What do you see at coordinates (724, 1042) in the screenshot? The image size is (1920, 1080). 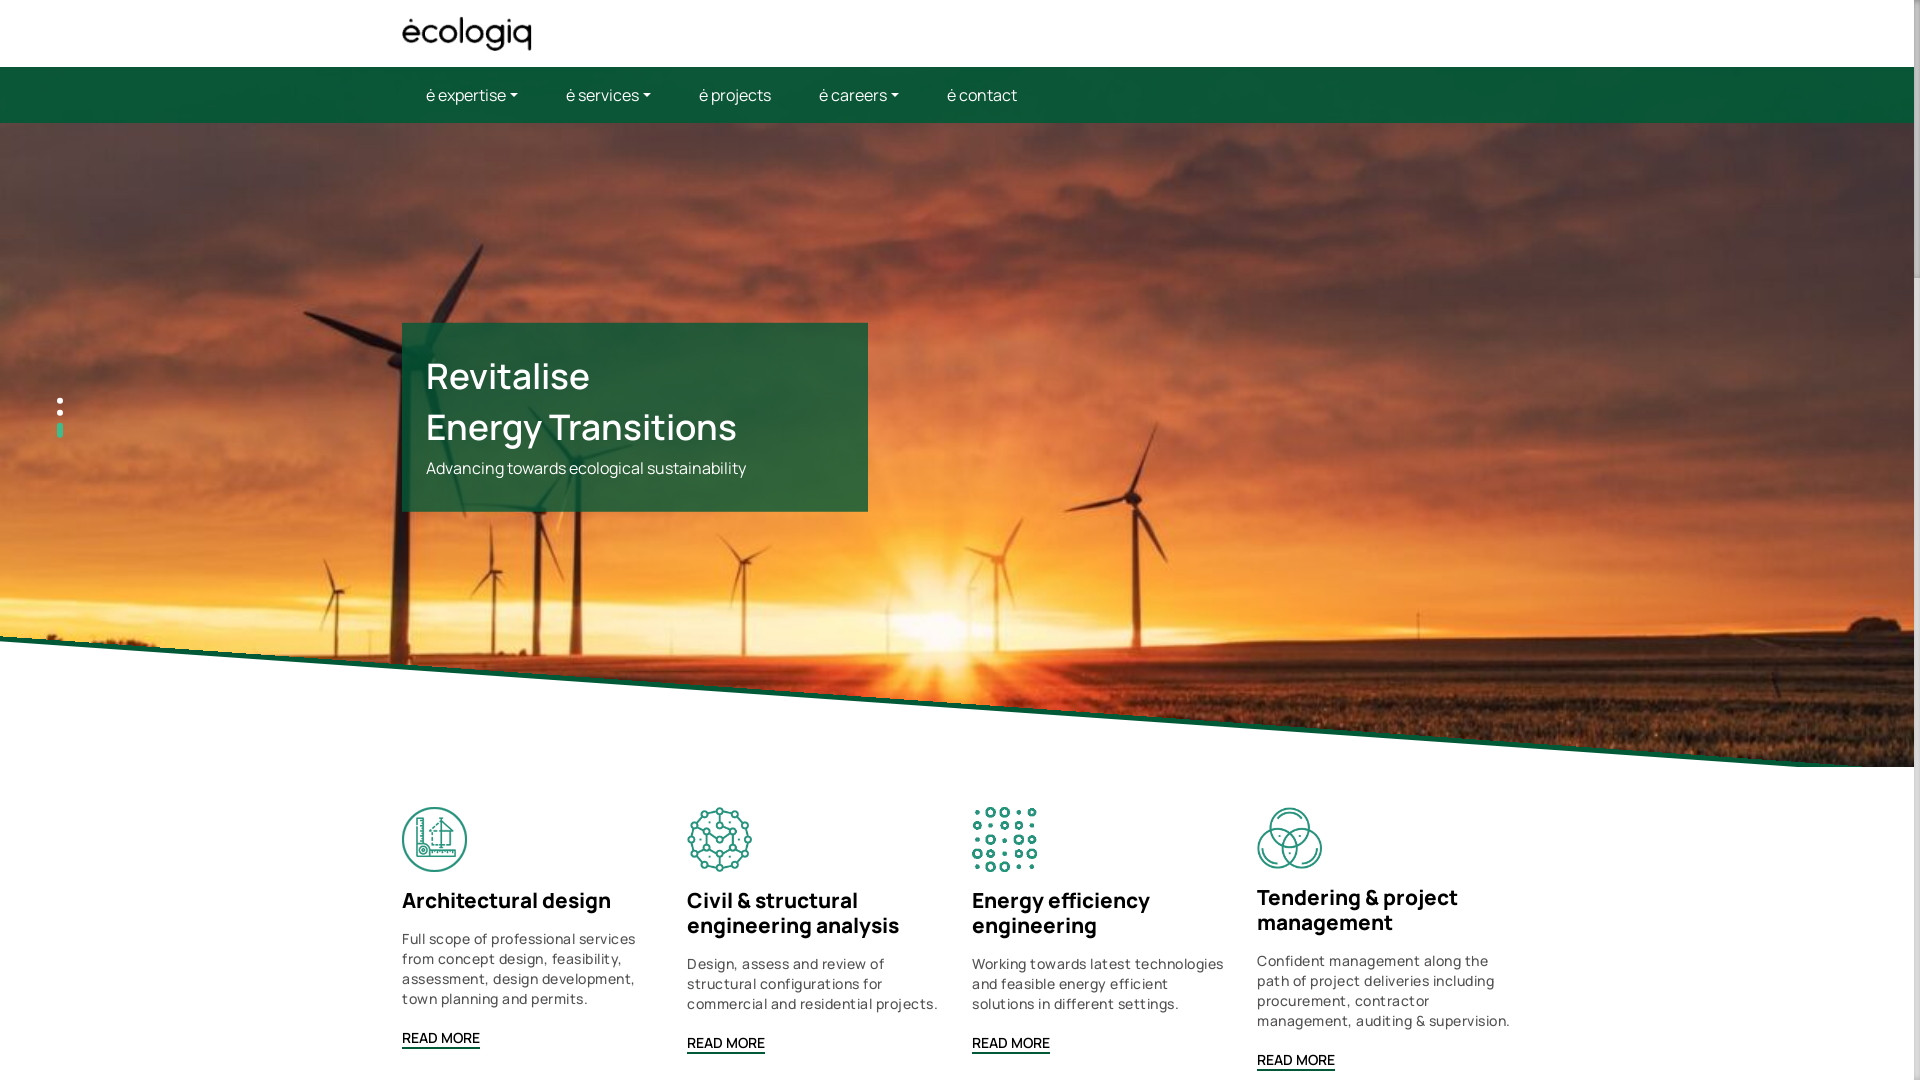 I see `'READ MORE'` at bounding box center [724, 1042].